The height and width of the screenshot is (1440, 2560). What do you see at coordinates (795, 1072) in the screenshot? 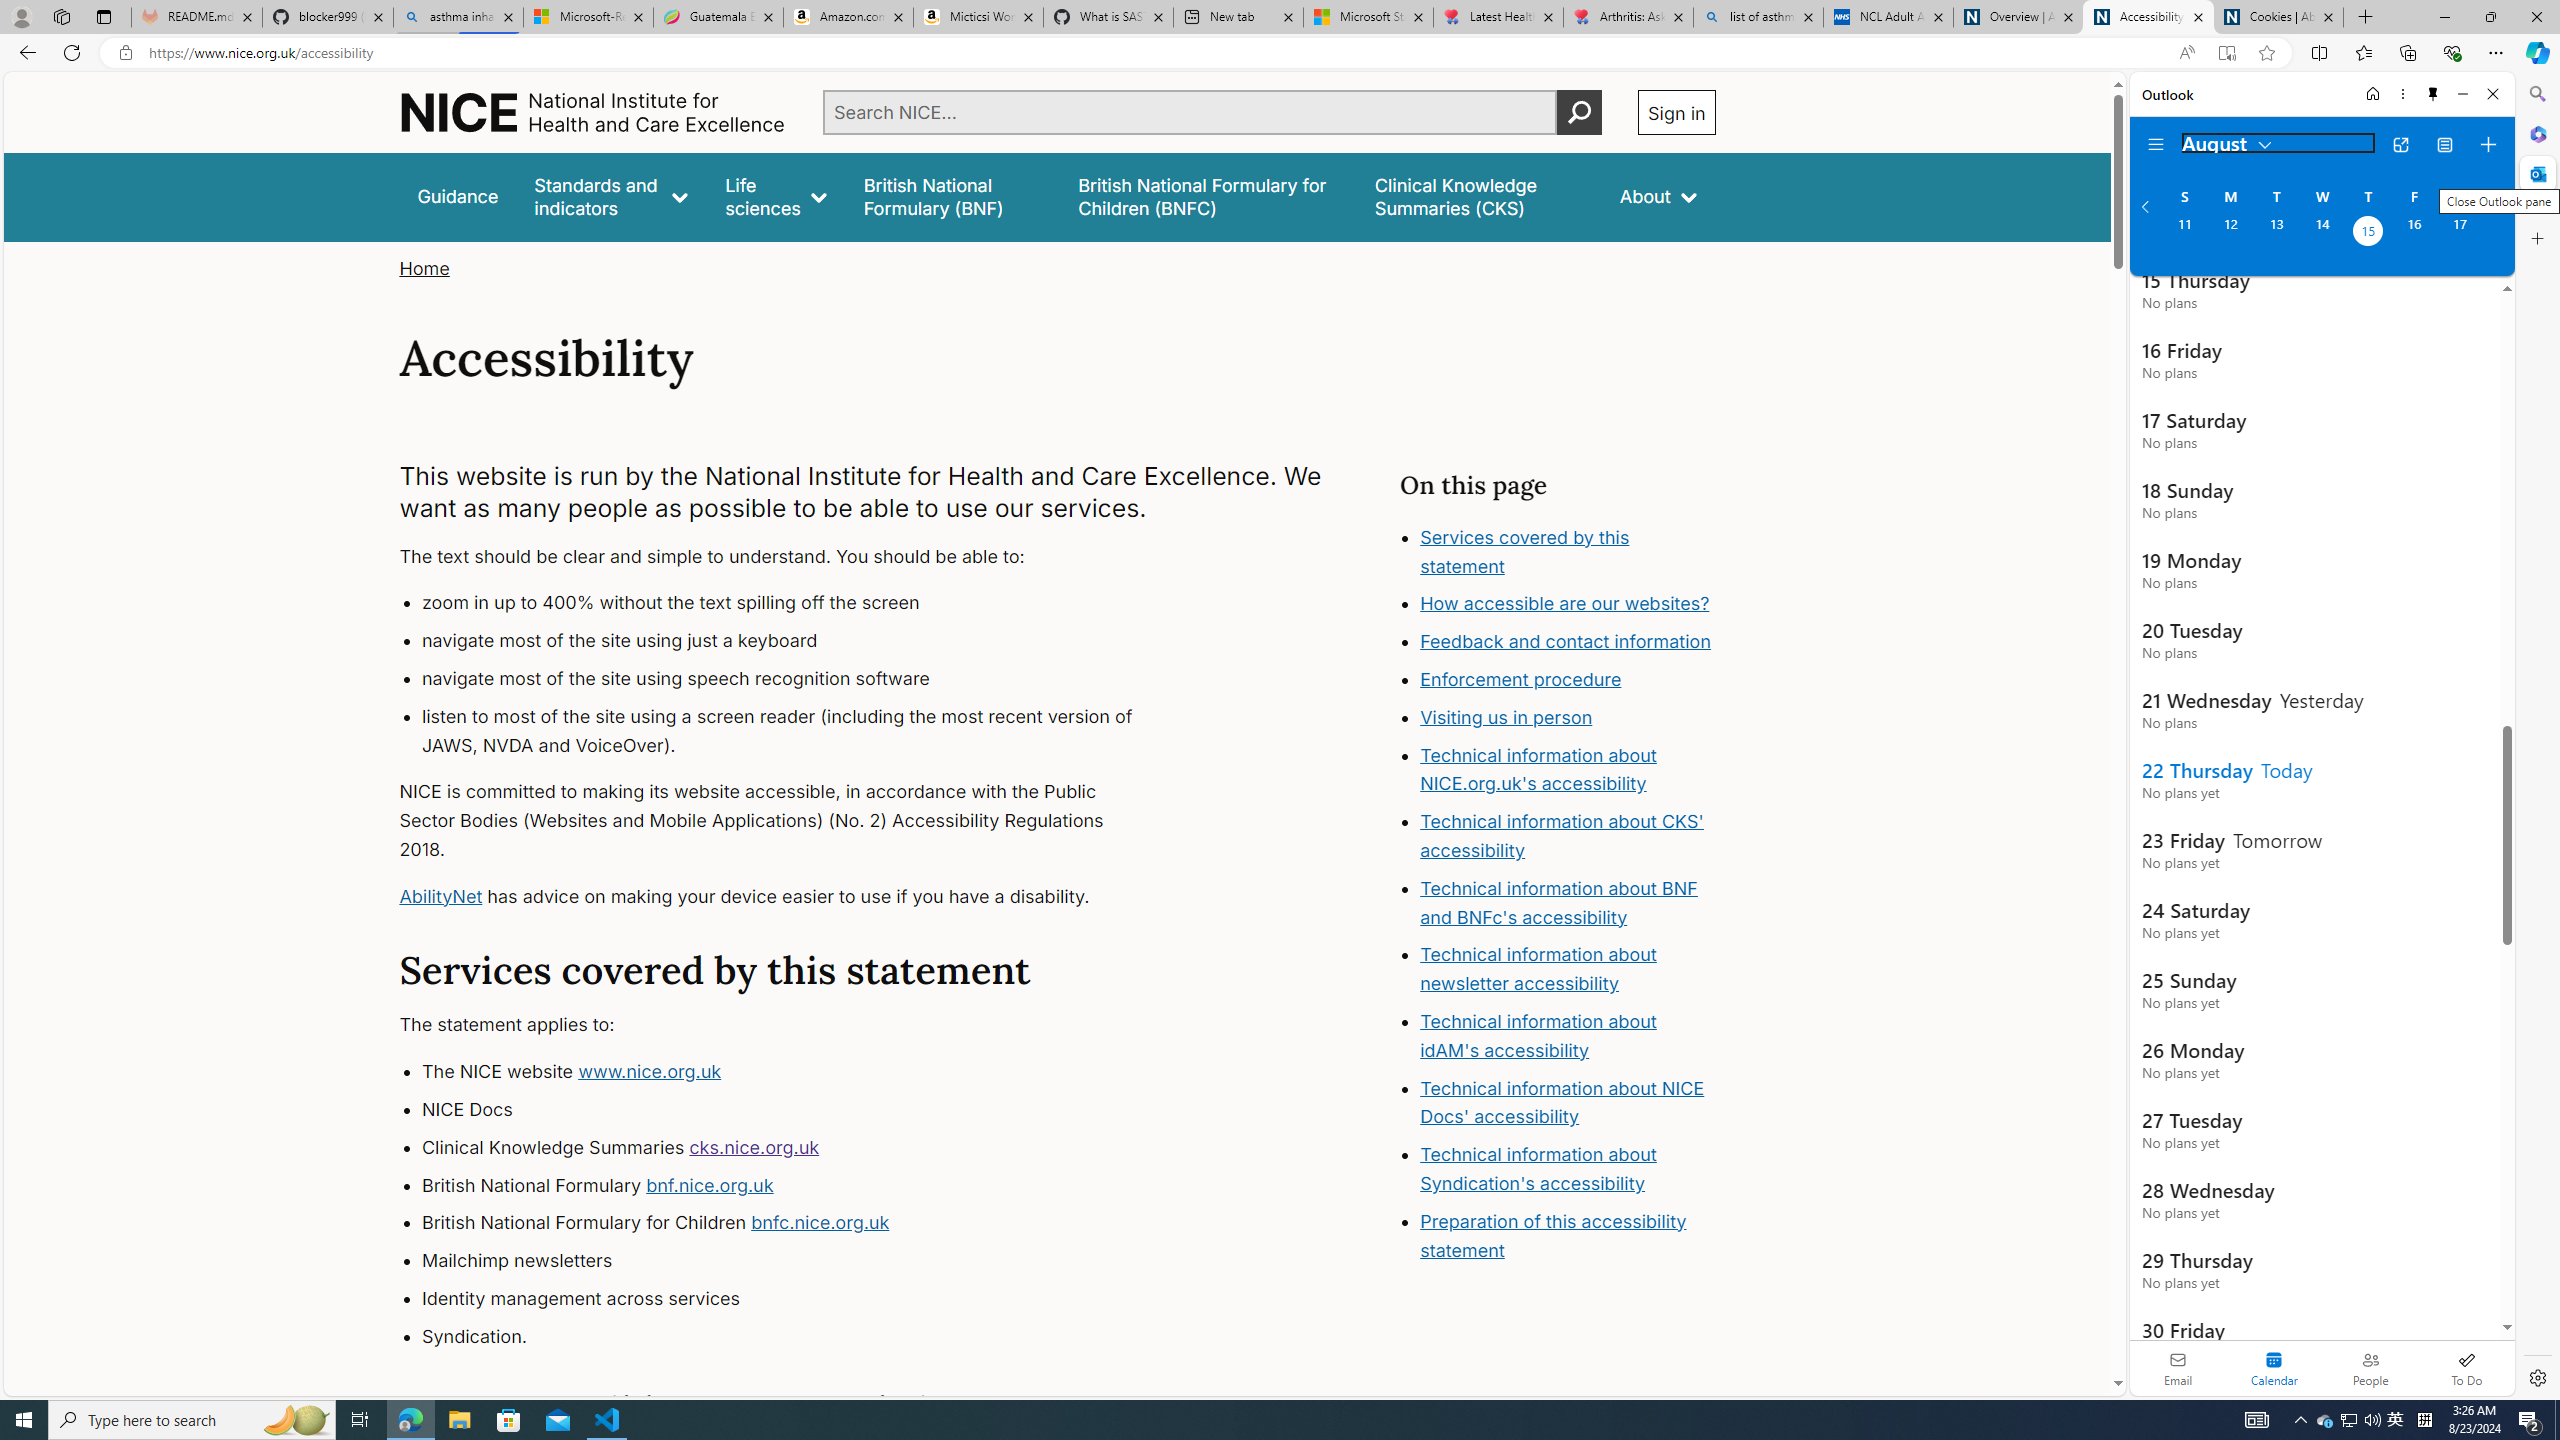
I see `'The NICE website www.nice.org.uk'` at bounding box center [795, 1072].